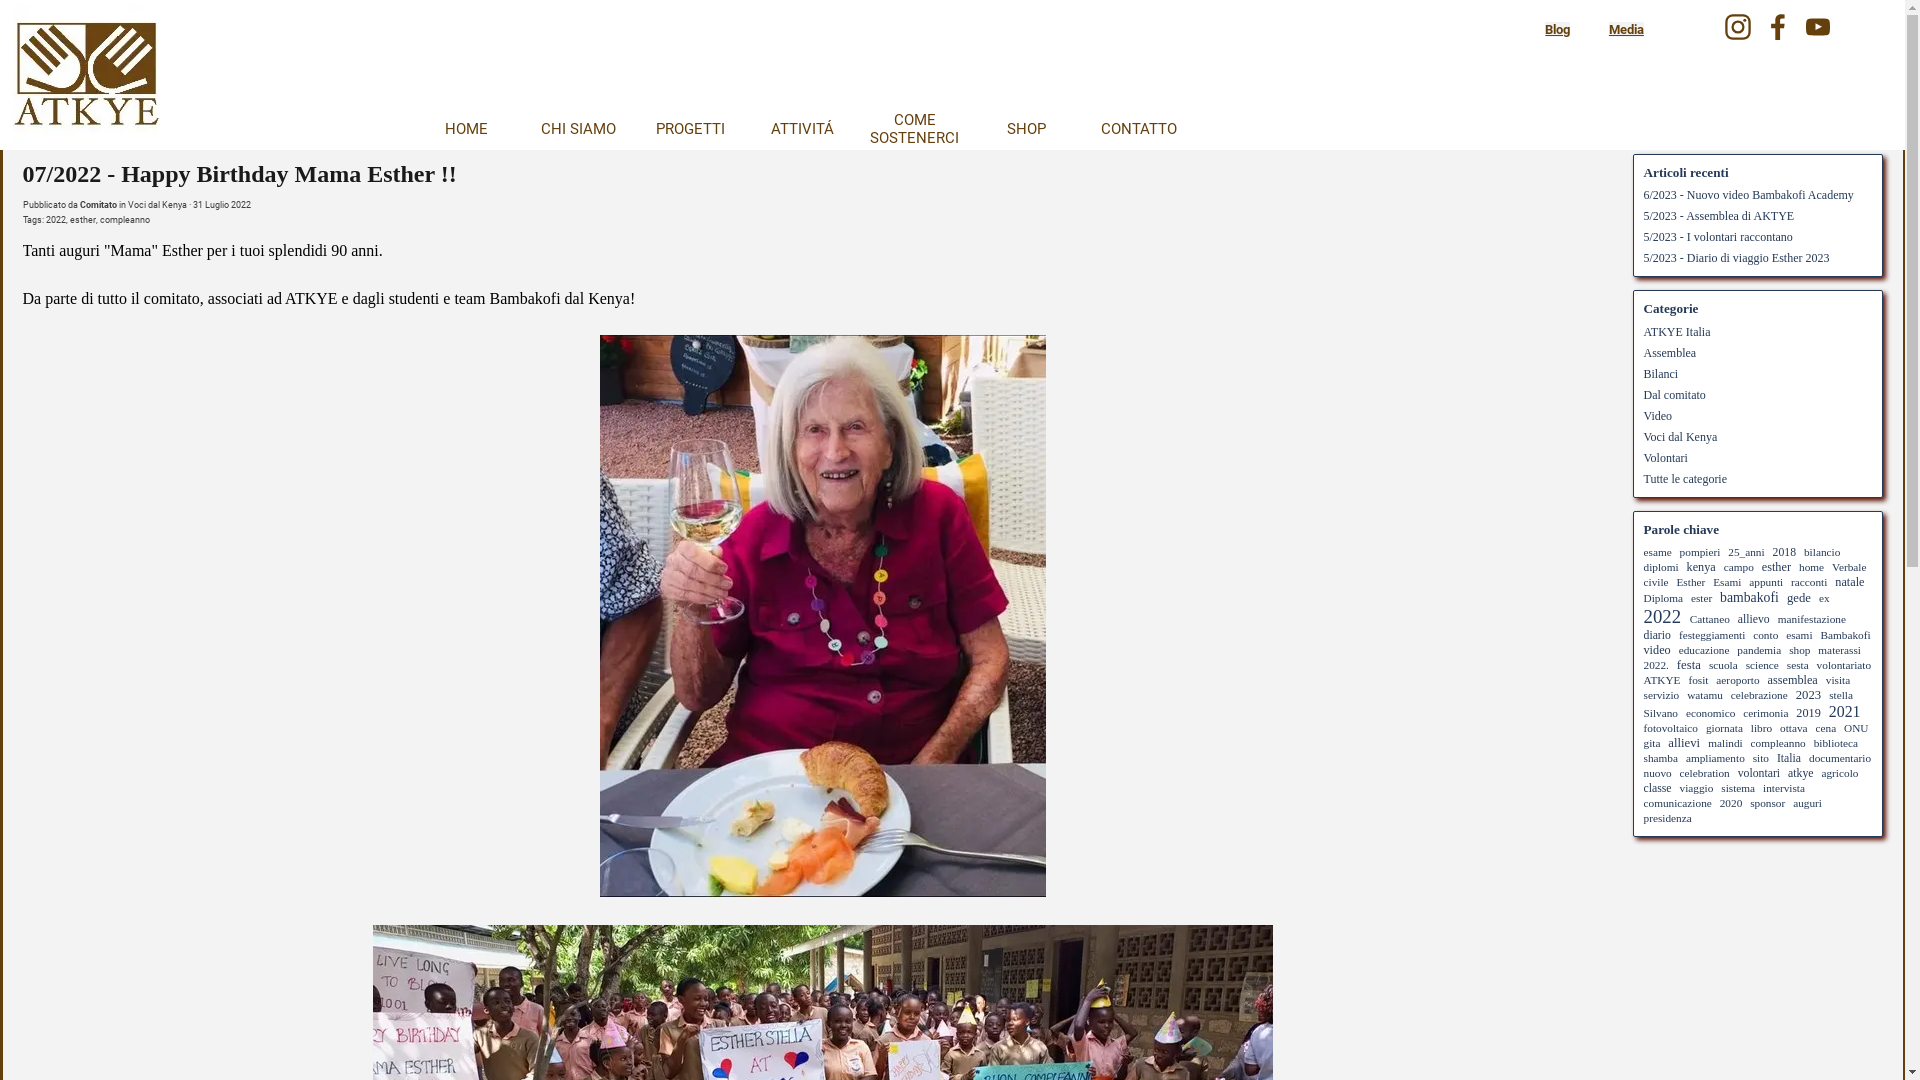 This screenshot has width=1920, height=1080. I want to click on 'Assemblea', so click(1670, 352).